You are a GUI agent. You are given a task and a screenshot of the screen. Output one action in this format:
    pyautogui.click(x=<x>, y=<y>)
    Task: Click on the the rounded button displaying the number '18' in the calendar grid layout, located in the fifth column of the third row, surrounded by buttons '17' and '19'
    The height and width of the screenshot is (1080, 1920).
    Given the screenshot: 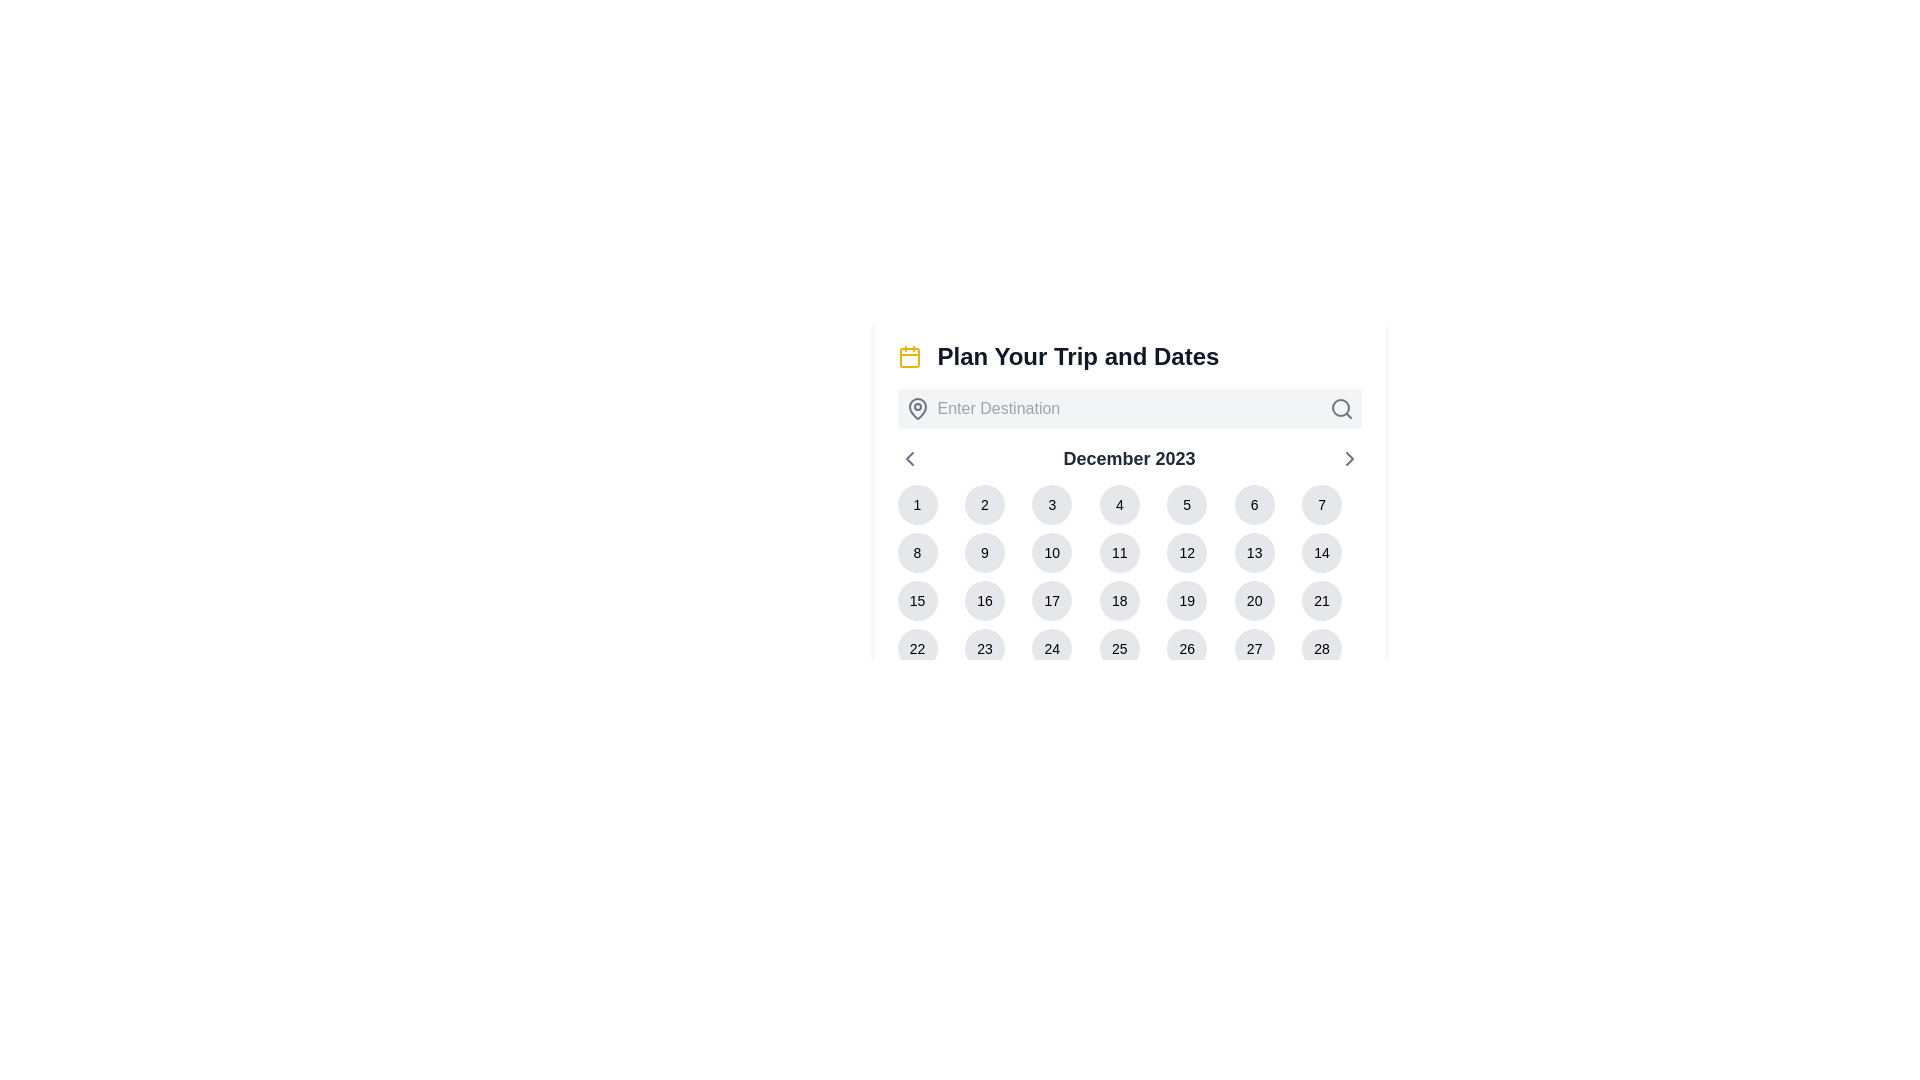 What is the action you would take?
    pyautogui.click(x=1118, y=600)
    